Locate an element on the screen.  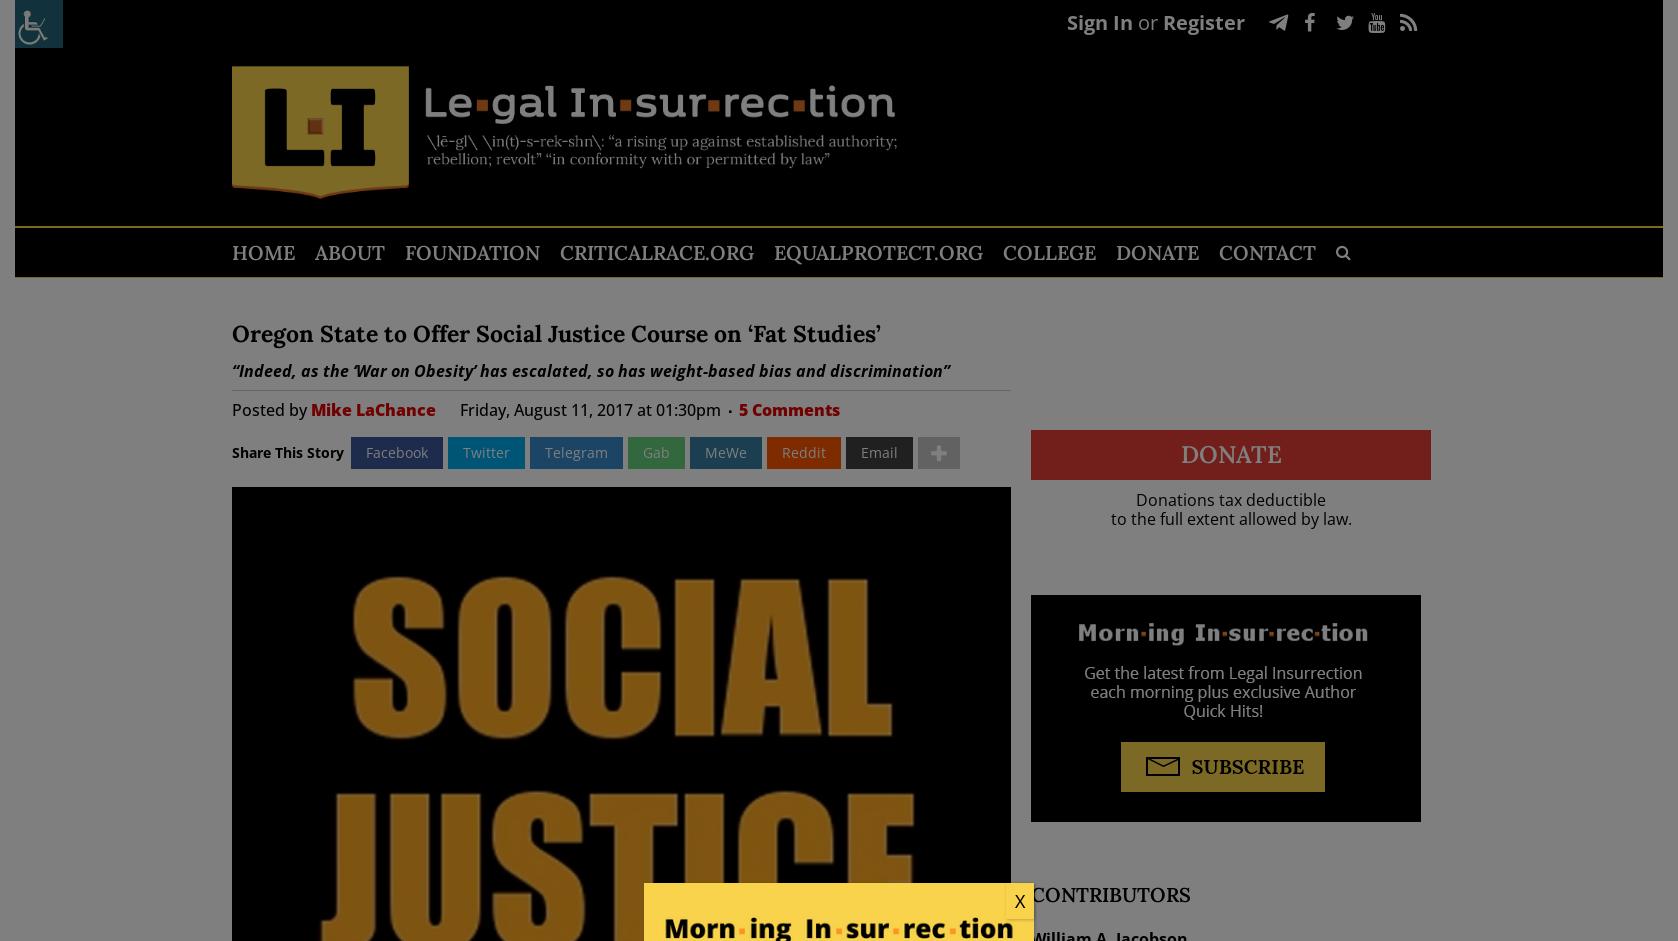
'MeWe' is located at coordinates (724, 452).